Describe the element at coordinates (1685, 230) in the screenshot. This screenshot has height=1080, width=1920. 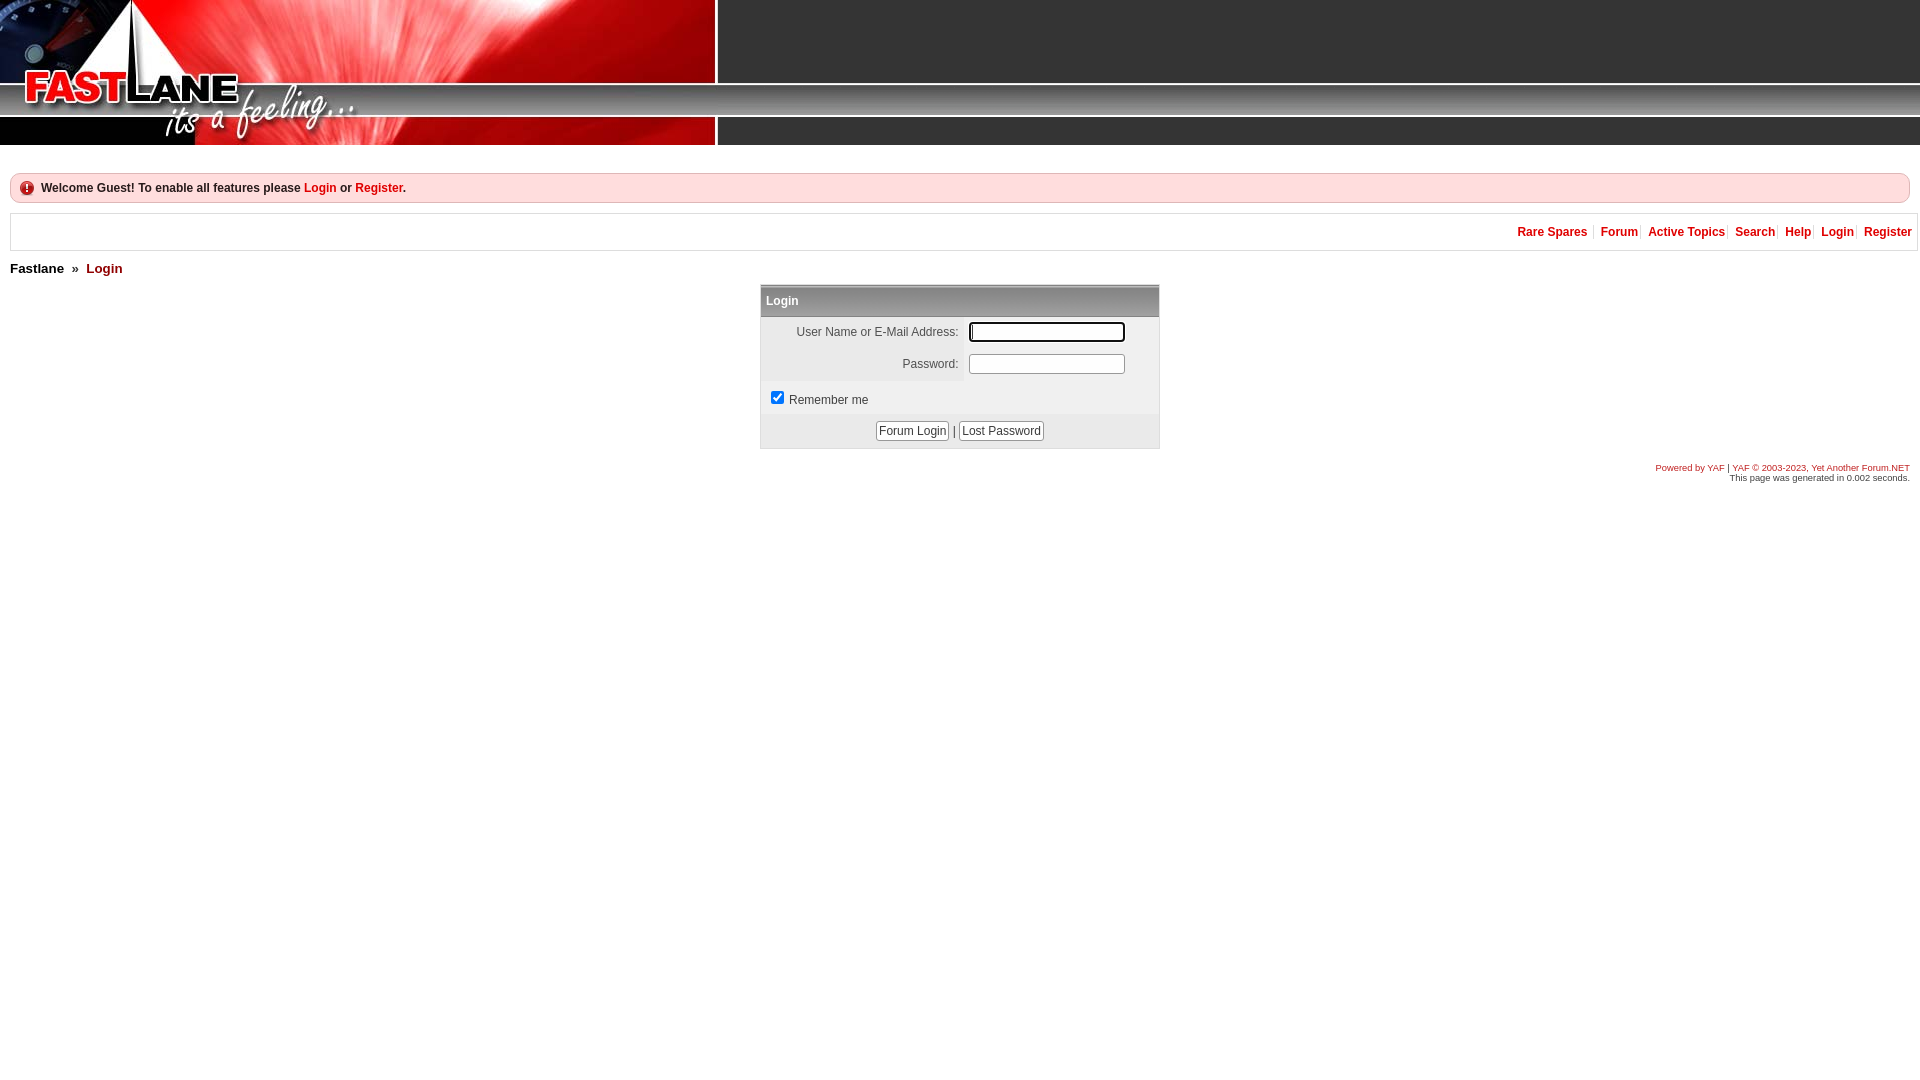
I see `'Active Topics'` at that location.